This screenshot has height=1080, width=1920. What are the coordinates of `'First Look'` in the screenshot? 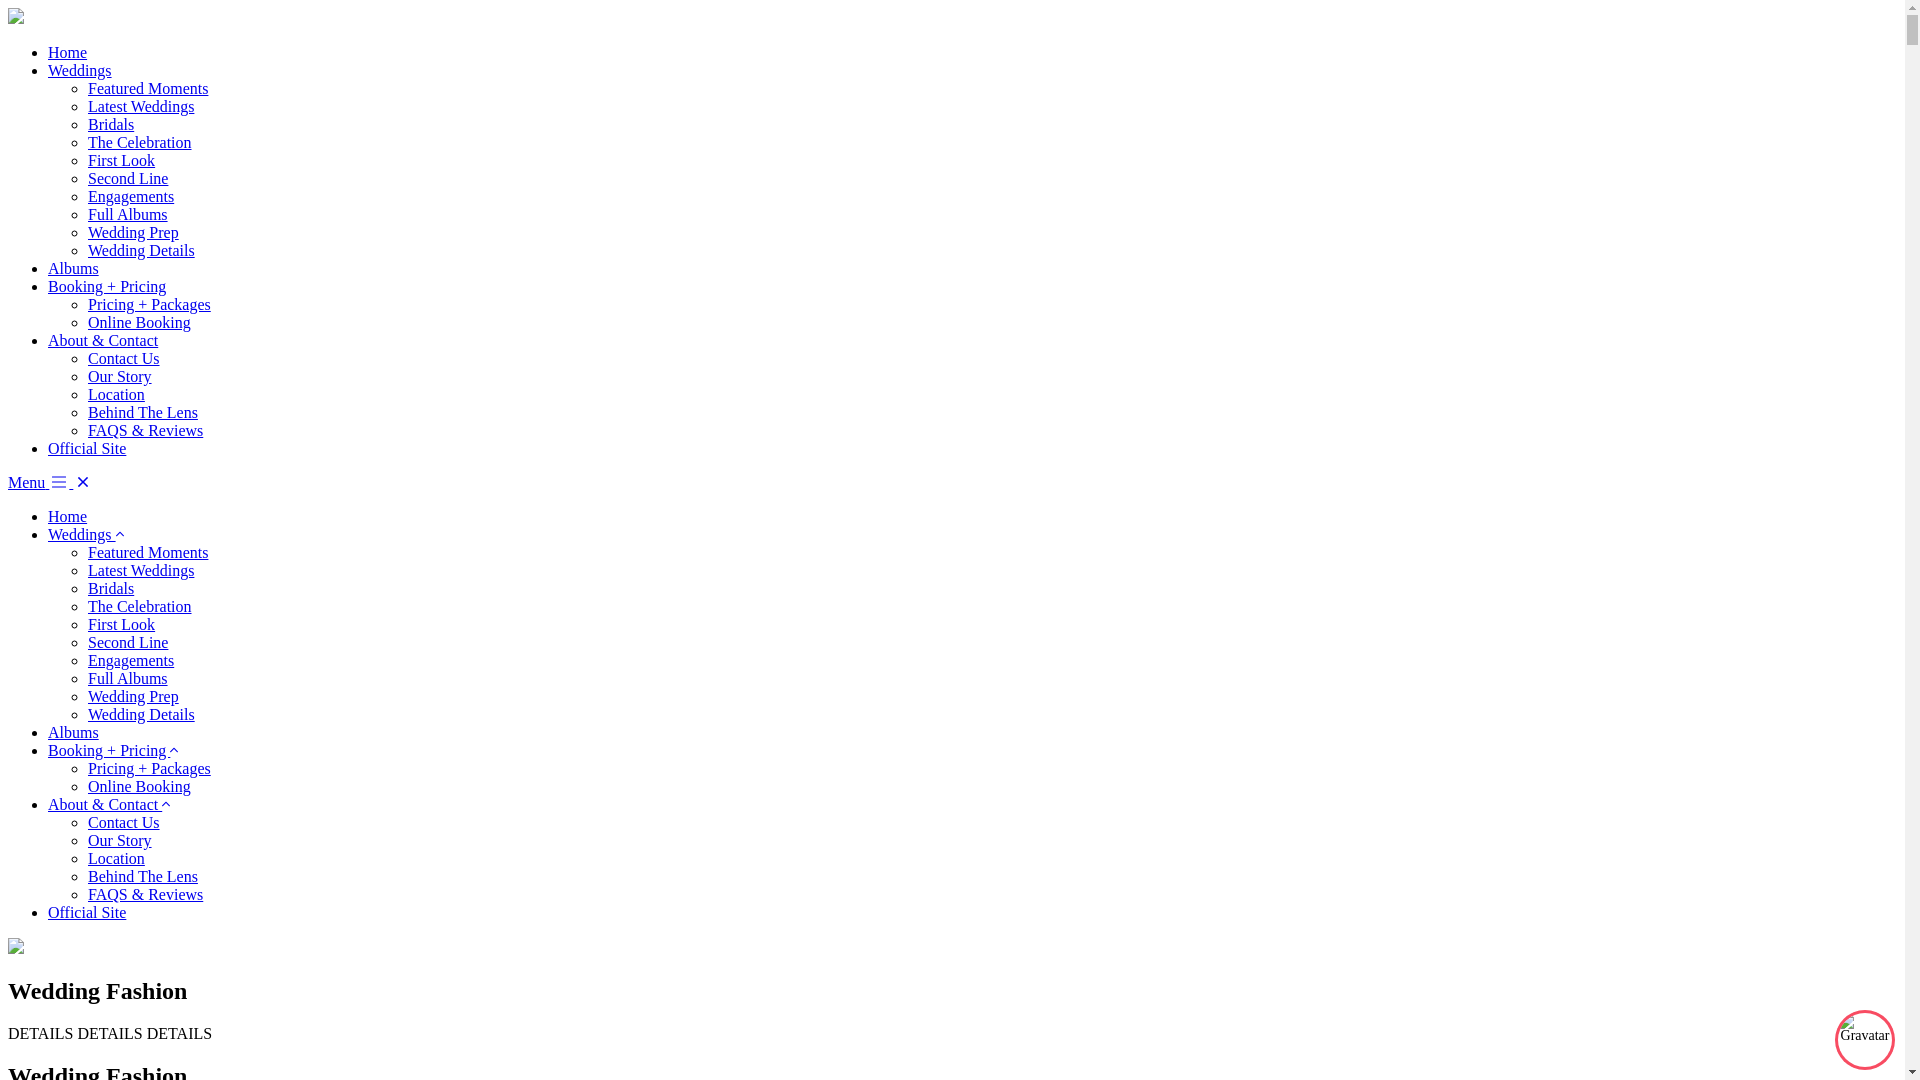 It's located at (120, 159).